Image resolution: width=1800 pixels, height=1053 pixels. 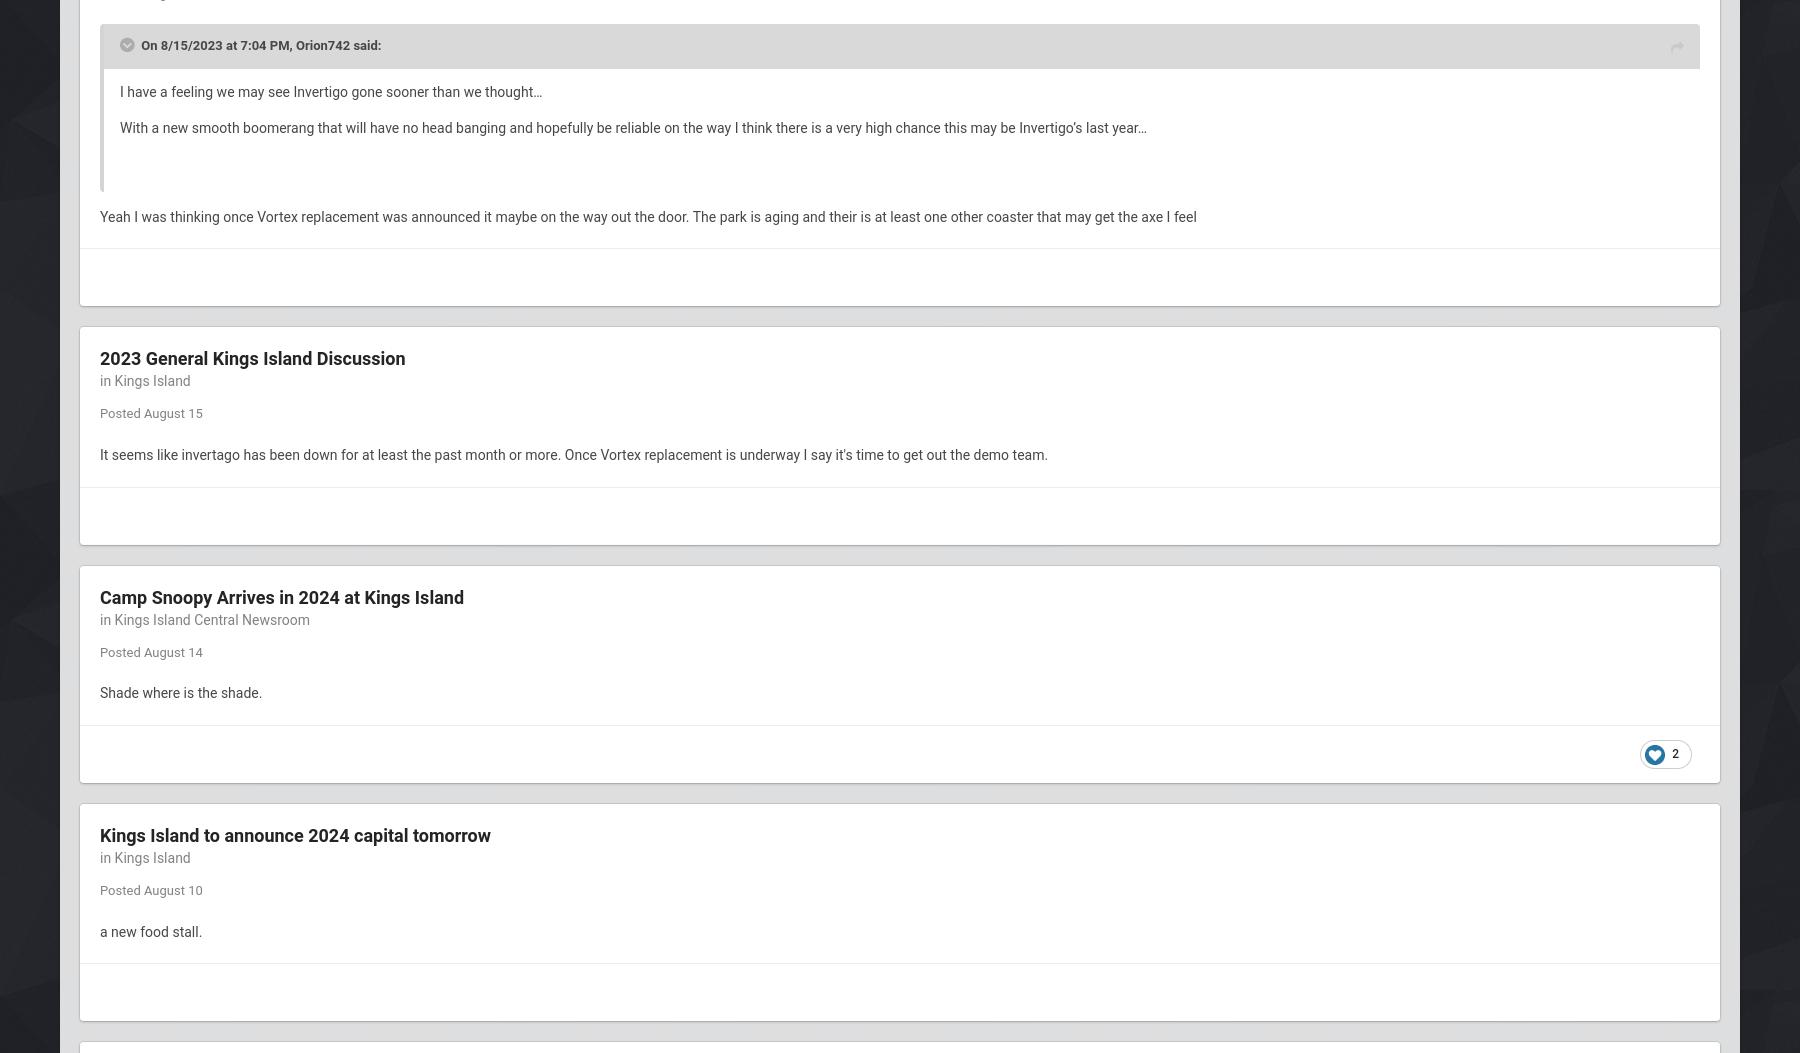 What do you see at coordinates (218, 44) in the screenshot?
I see `'On 8/15/2023 at 7:04 PM,'` at bounding box center [218, 44].